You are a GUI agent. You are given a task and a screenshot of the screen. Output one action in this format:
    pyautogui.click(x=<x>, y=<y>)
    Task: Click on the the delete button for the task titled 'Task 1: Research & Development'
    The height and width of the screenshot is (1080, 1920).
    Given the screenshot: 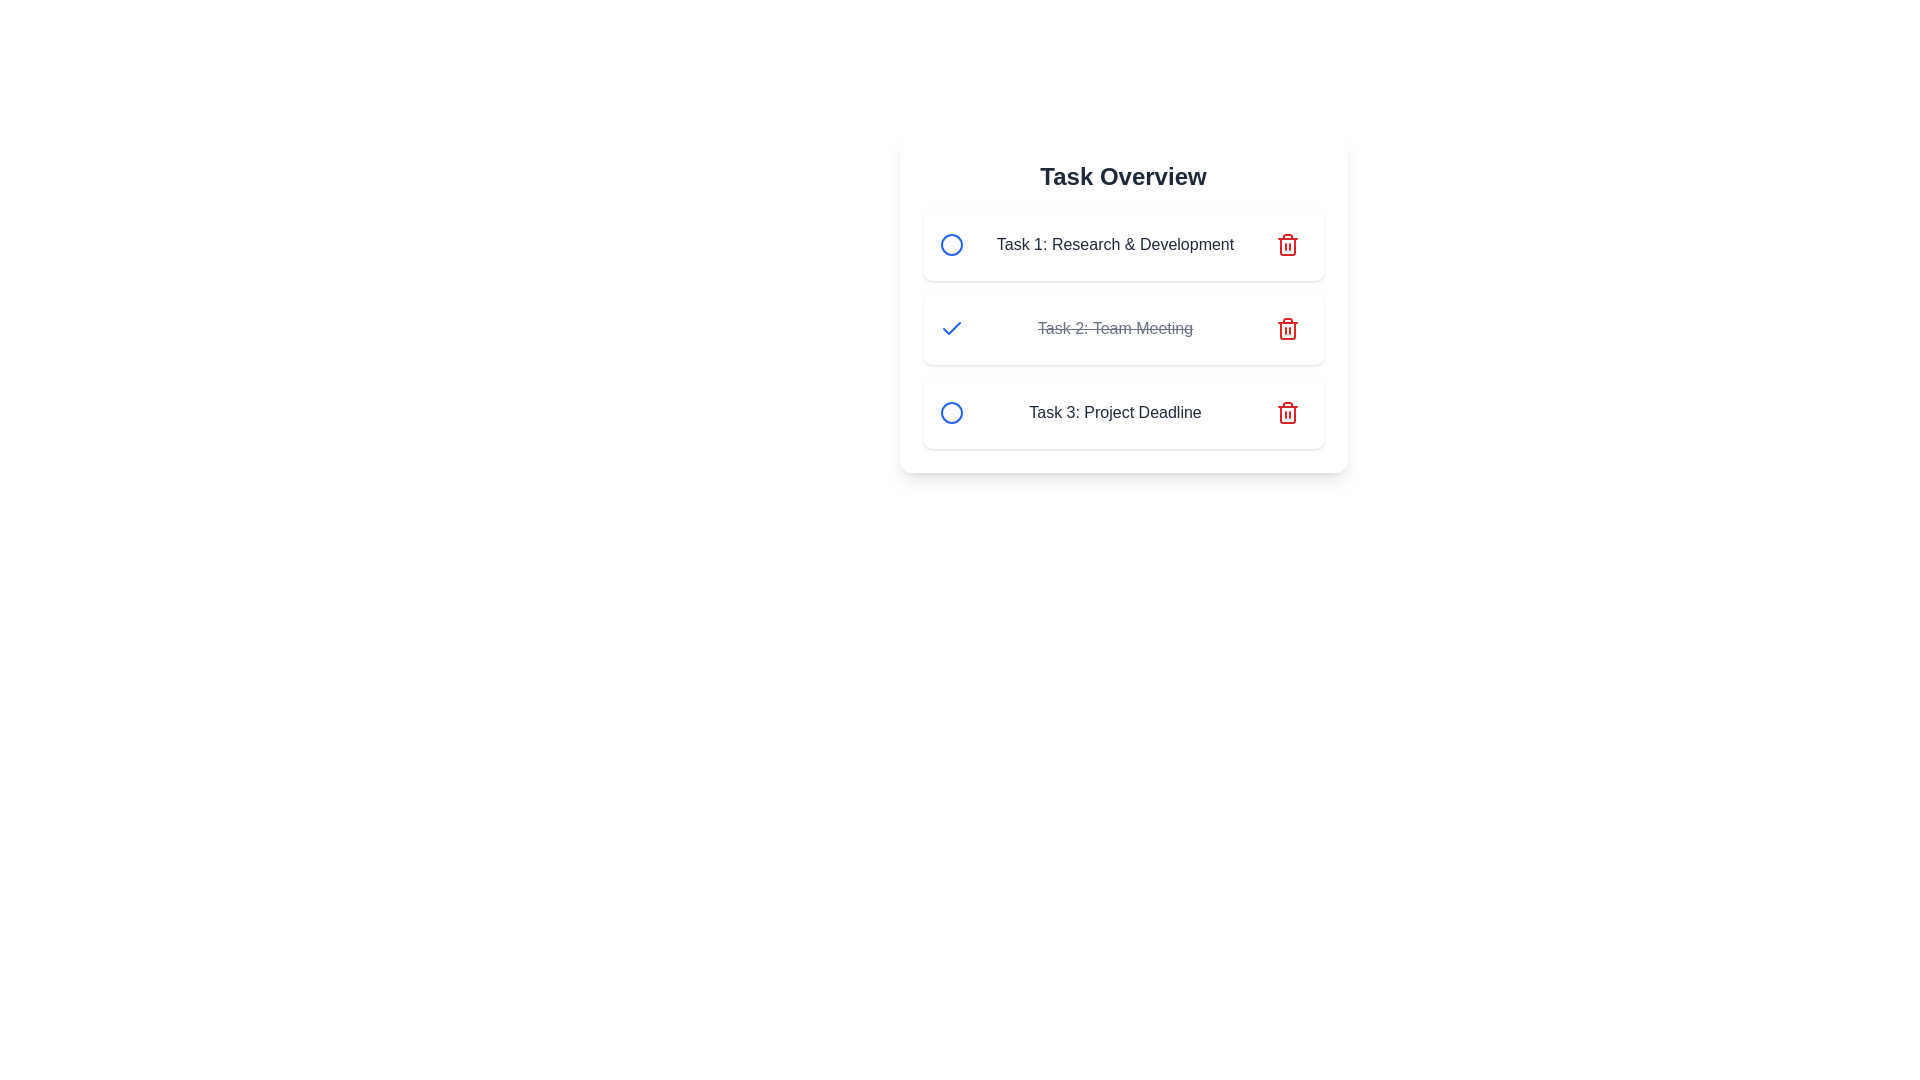 What is the action you would take?
    pyautogui.click(x=1287, y=244)
    